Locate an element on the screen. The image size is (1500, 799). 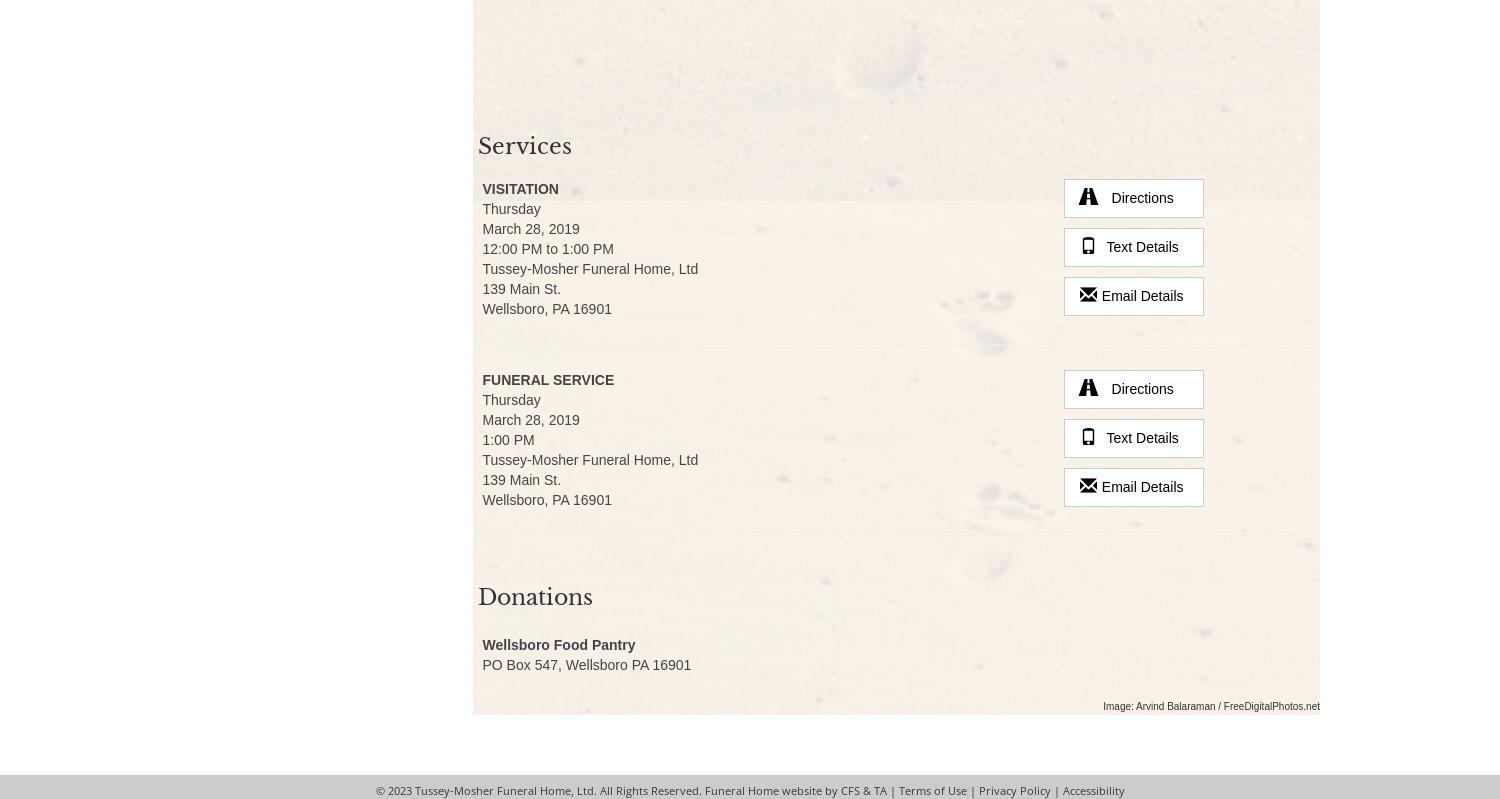
'Donations' is located at coordinates (534, 596).